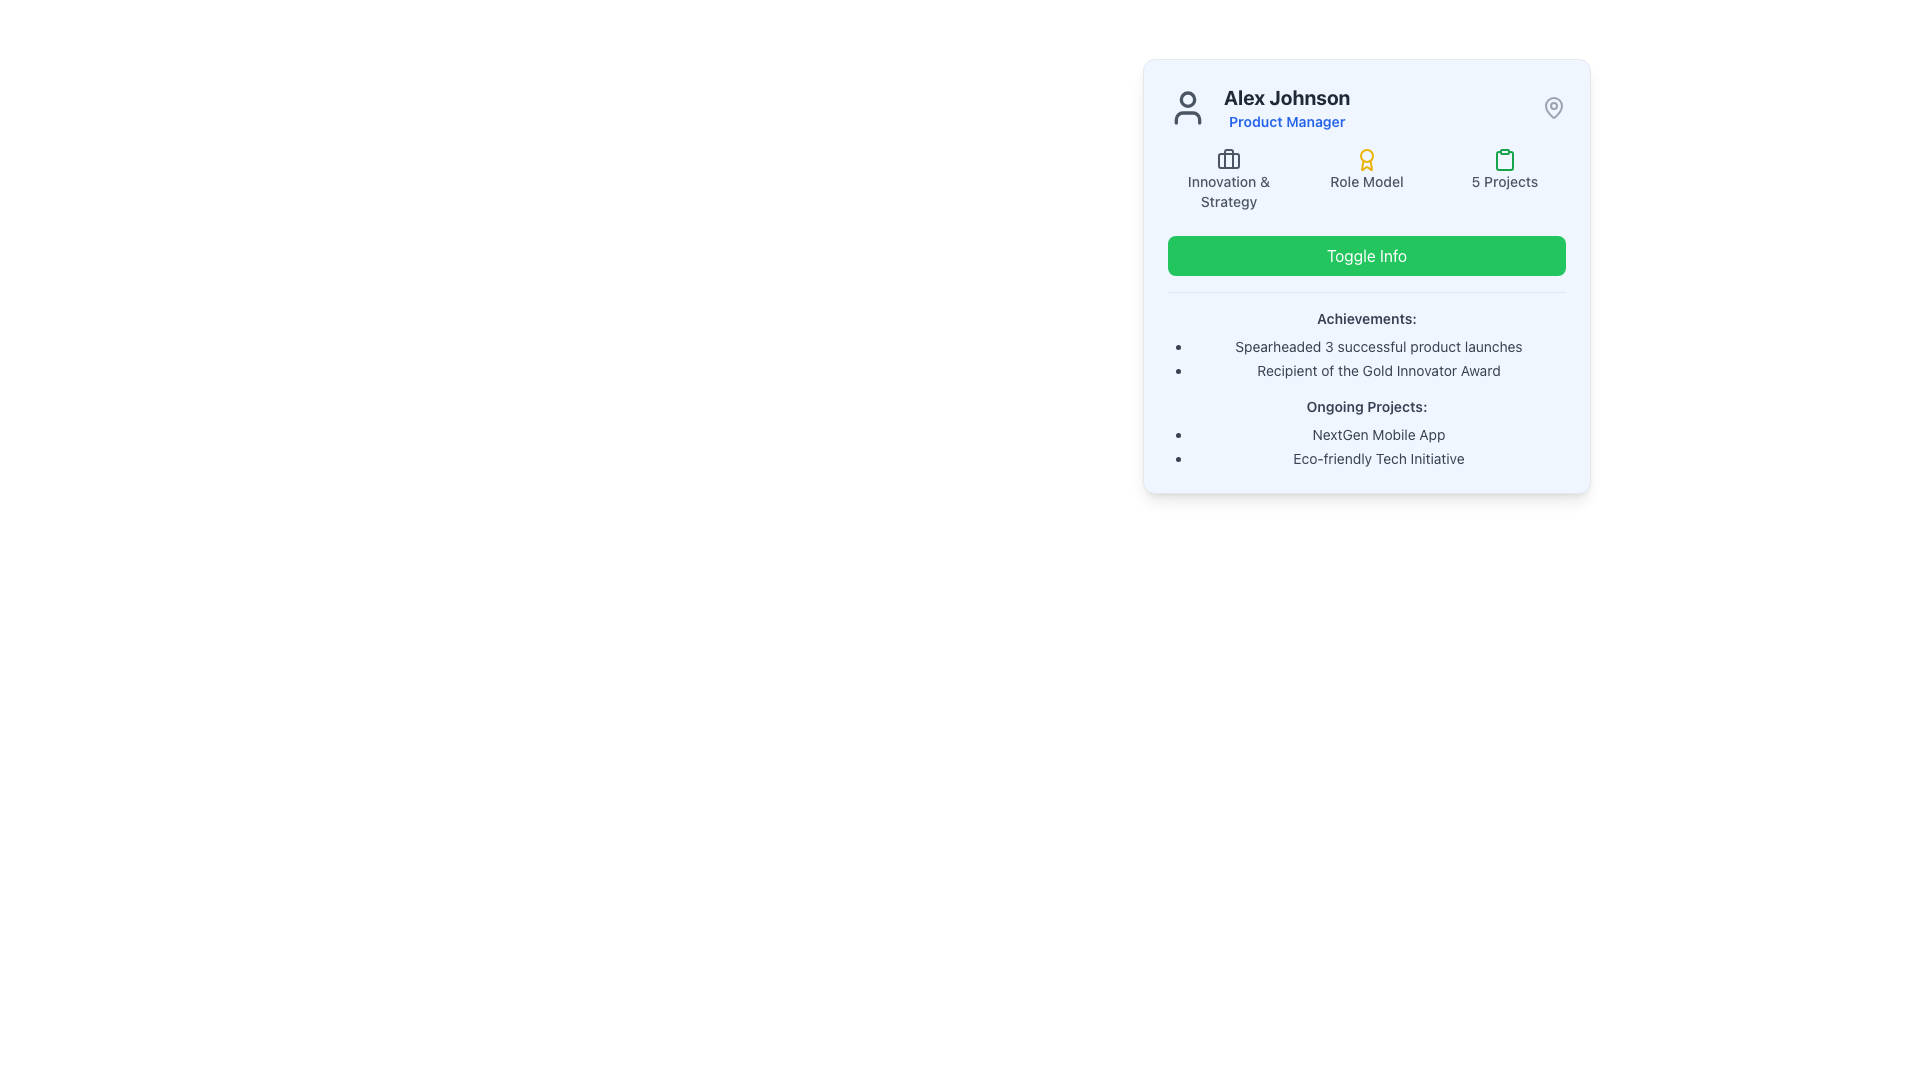  Describe the element at coordinates (1366, 158) in the screenshot. I see `the award-shaped icon that is styled in bold yellow and positioned centrally above the text 'Role Model'` at that location.